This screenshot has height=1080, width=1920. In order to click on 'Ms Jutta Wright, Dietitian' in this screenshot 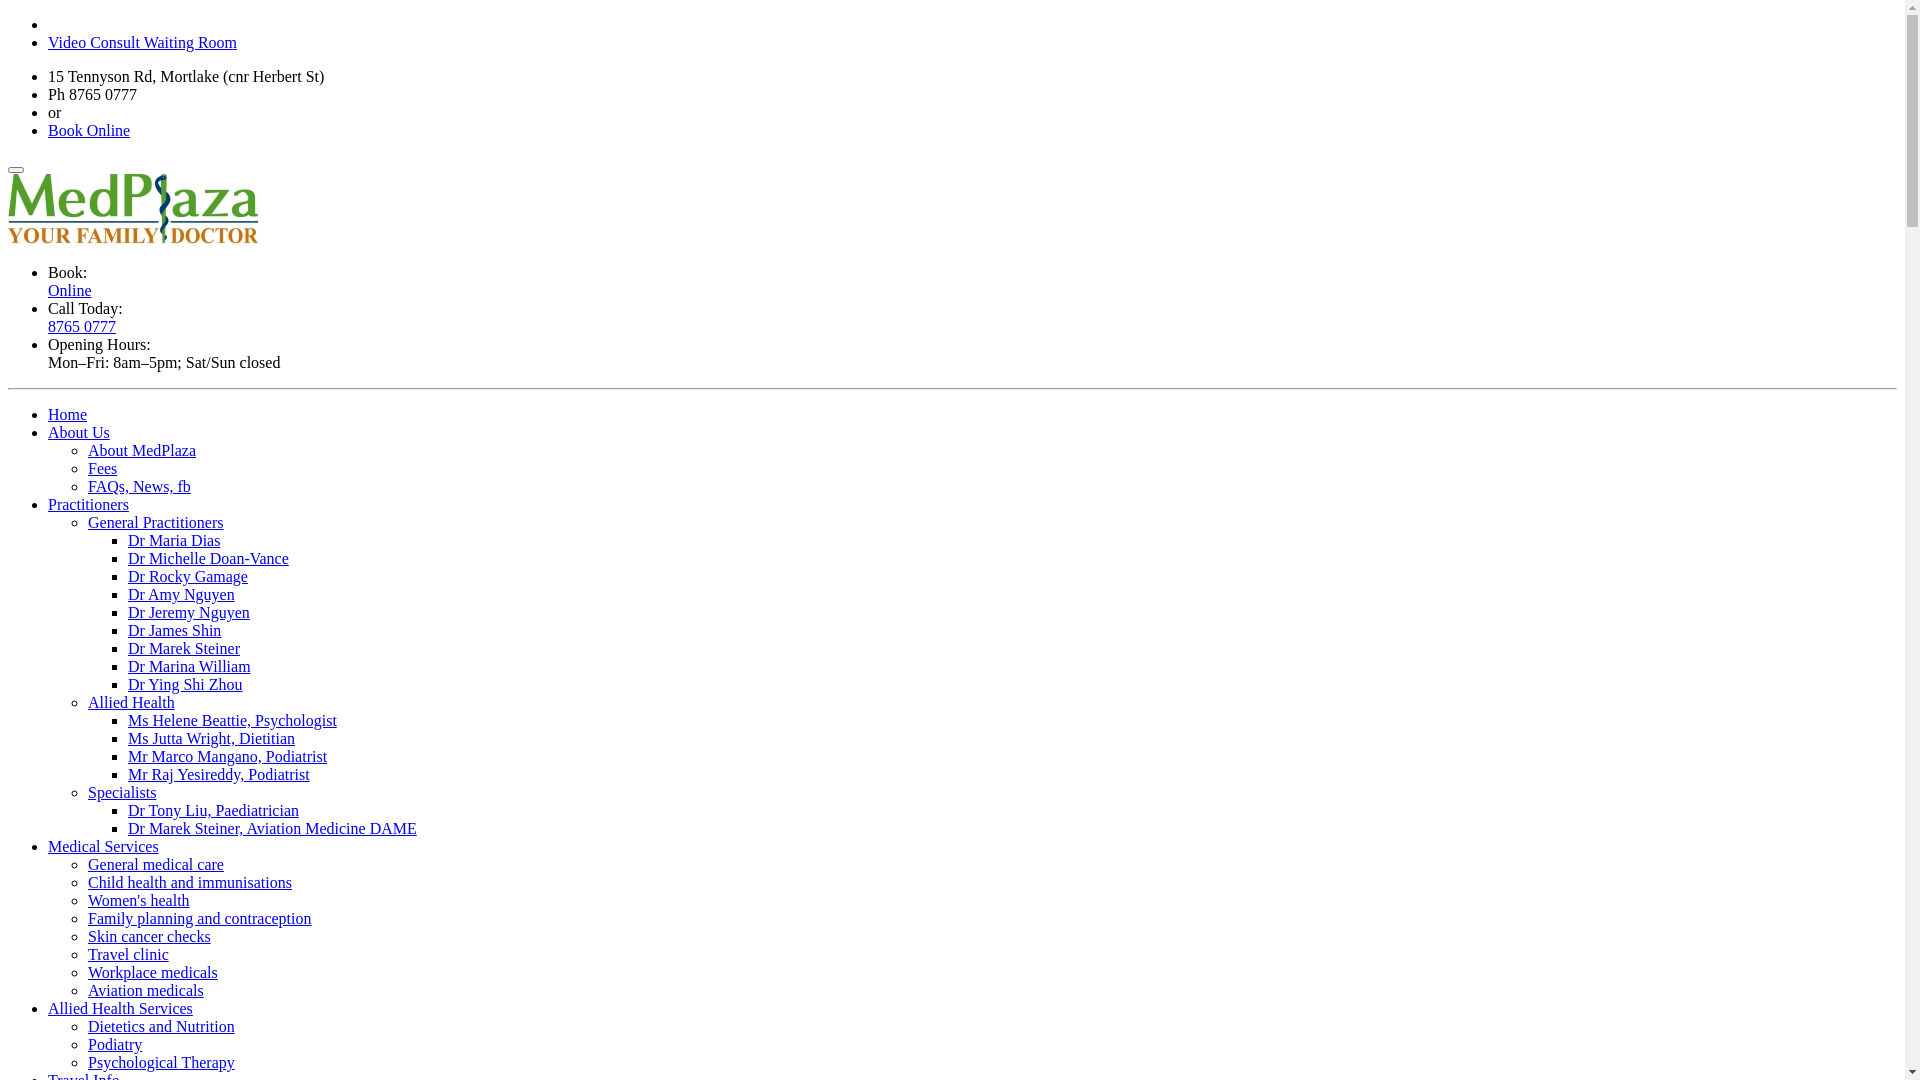, I will do `click(211, 738)`.